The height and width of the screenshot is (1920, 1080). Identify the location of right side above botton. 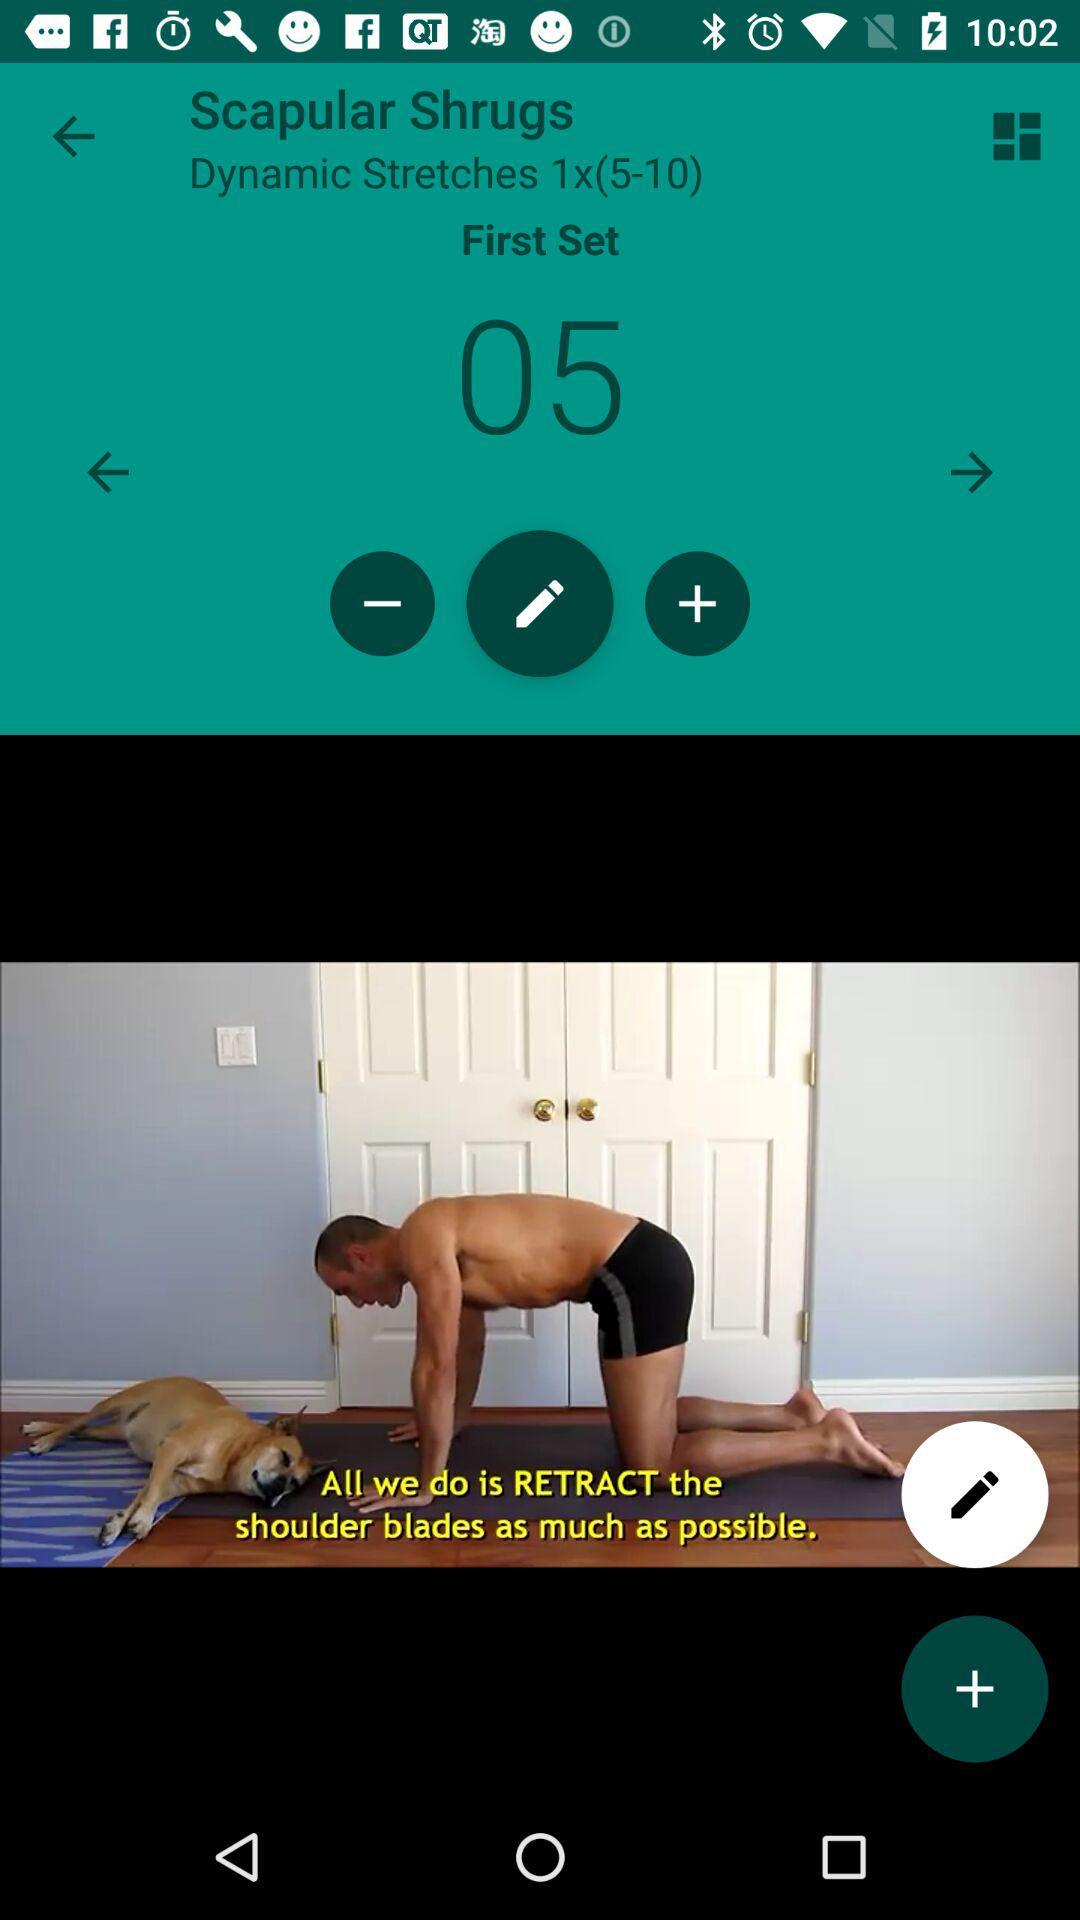
(1017, 136).